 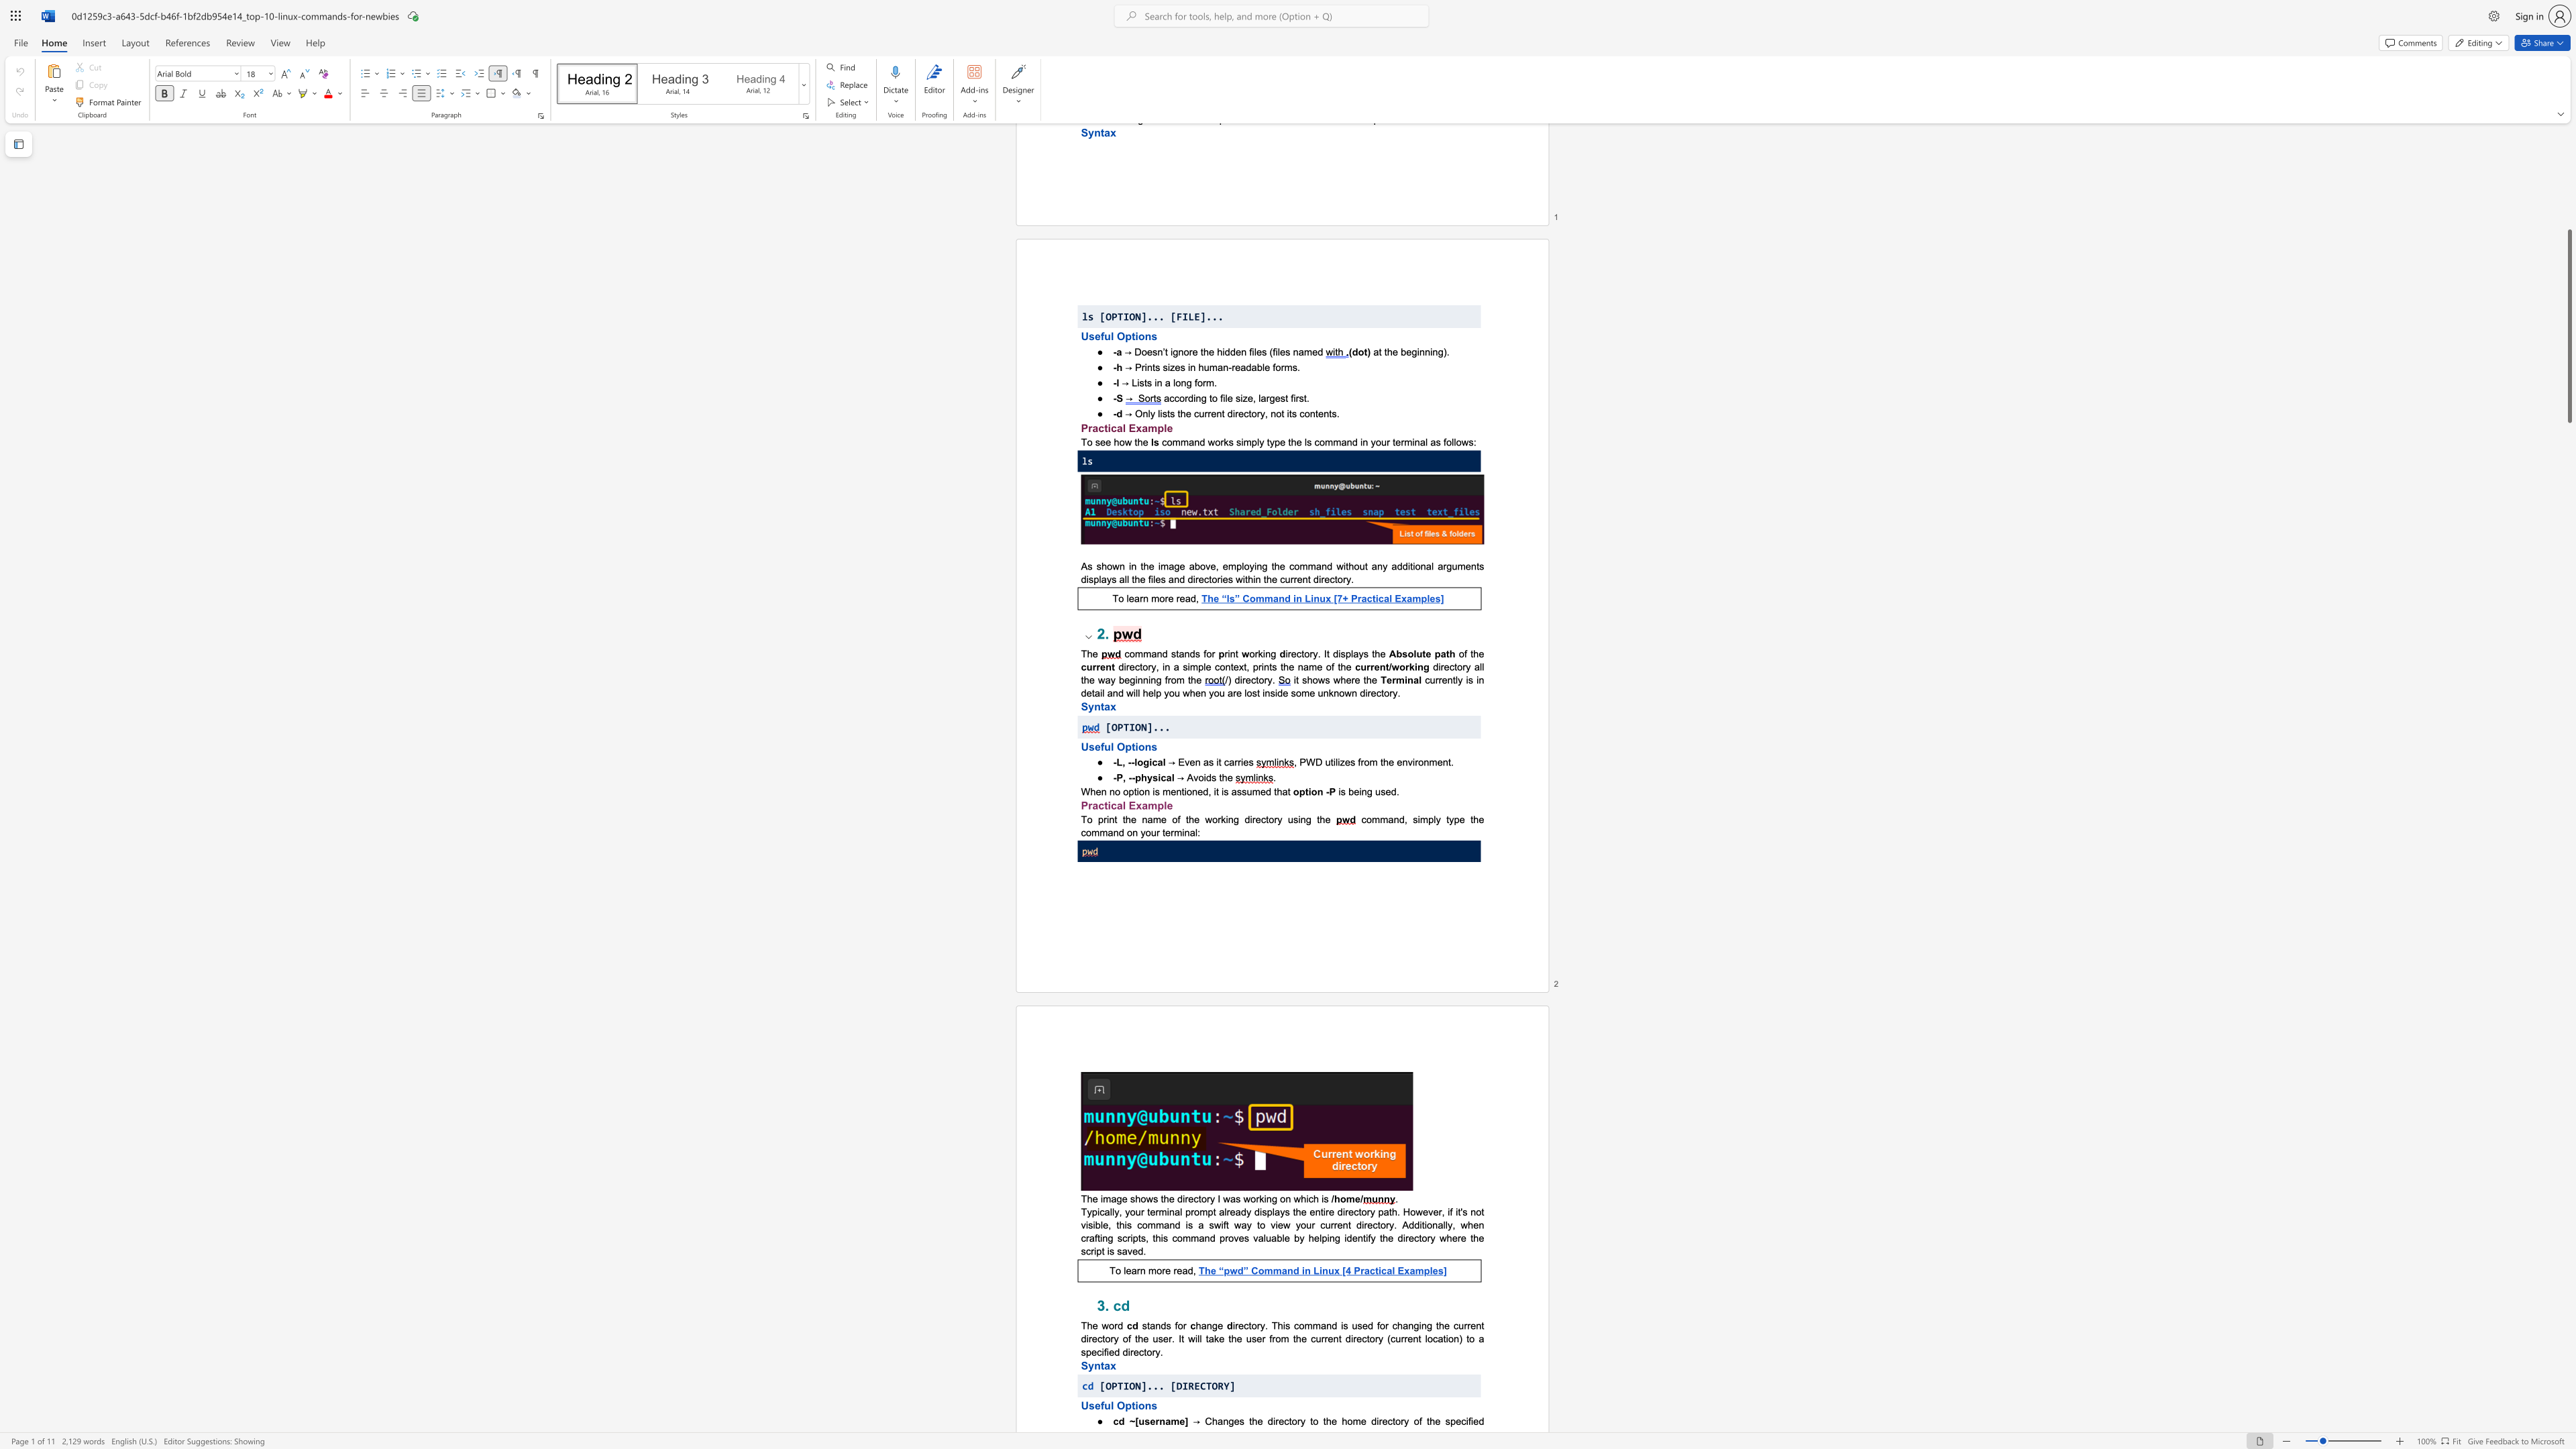 I want to click on the 2th character "s" in the text, so click(x=1381, y=791).